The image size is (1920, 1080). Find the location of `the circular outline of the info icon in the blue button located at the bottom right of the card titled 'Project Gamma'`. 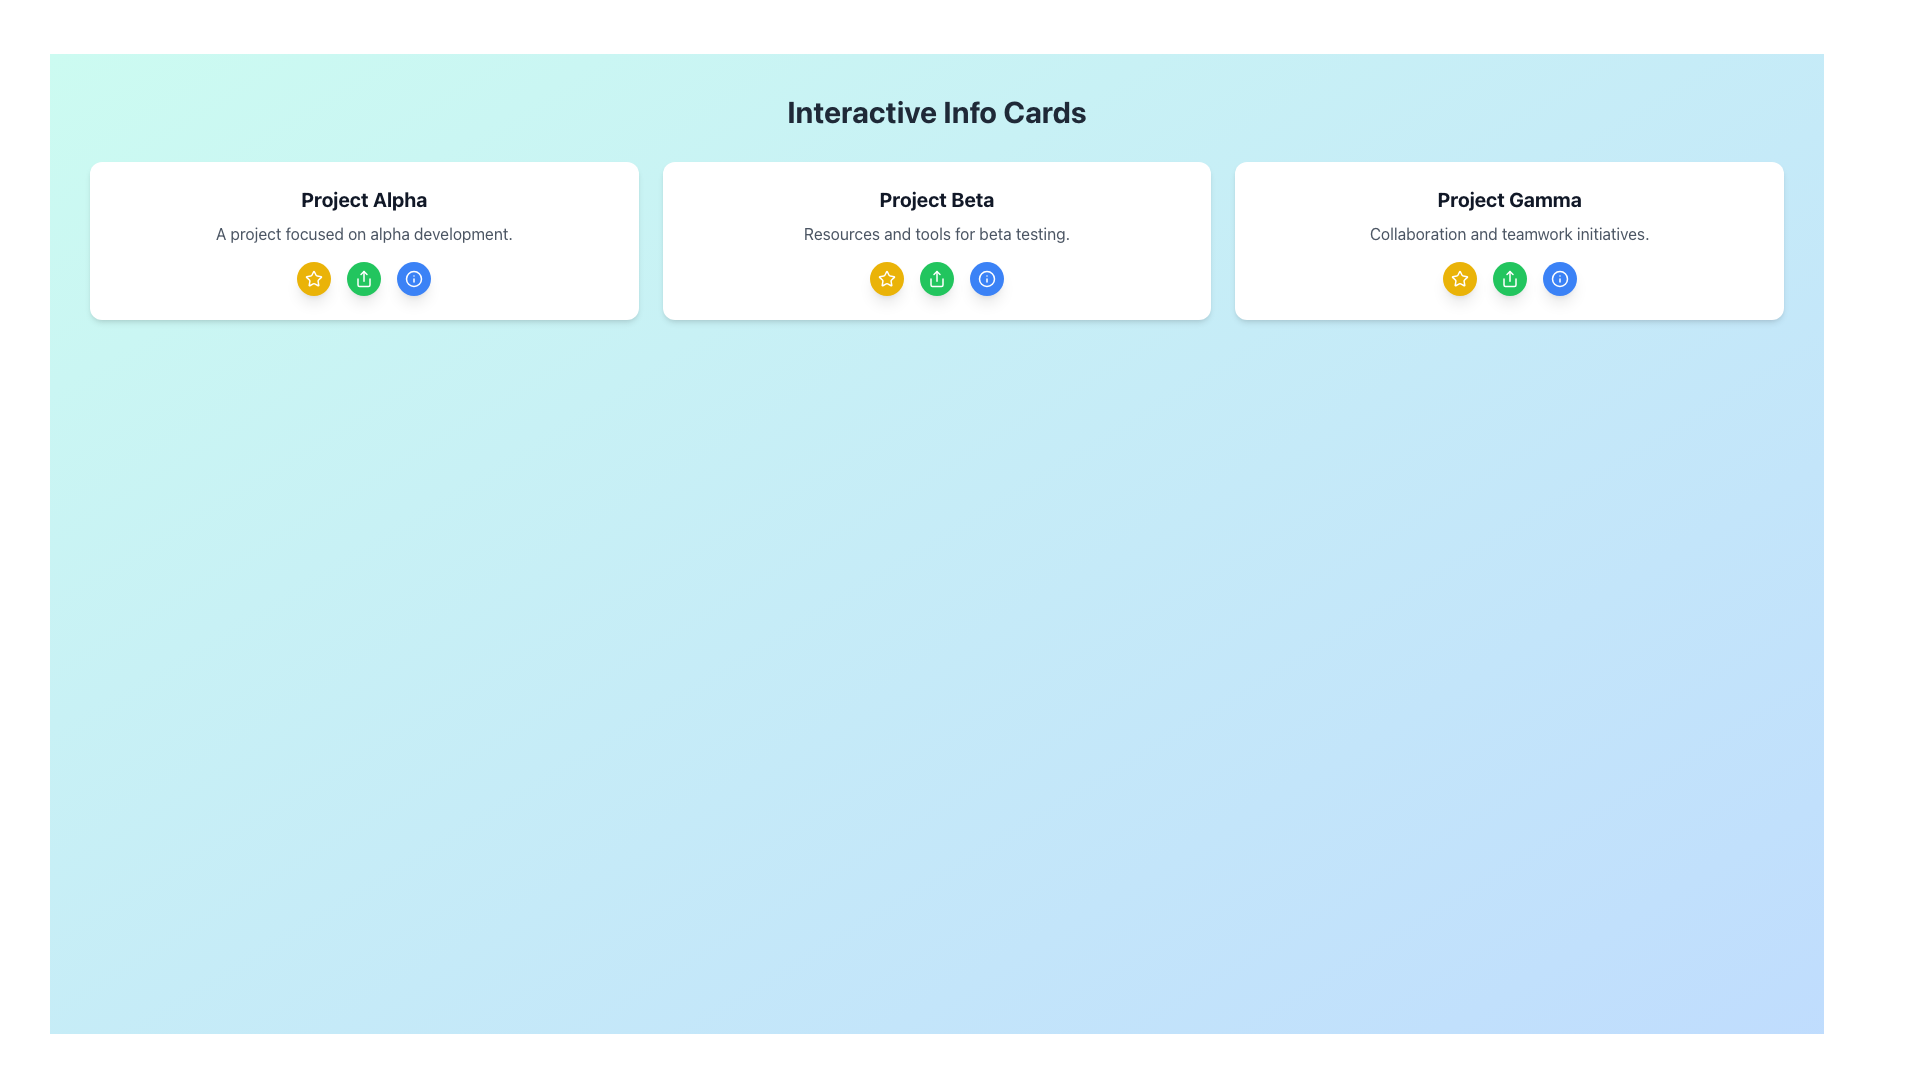

the circular outline of the info icon in the blue button located at the bottom right of the card titled 'Project Gamma' is located at coordinates (1558, 278).